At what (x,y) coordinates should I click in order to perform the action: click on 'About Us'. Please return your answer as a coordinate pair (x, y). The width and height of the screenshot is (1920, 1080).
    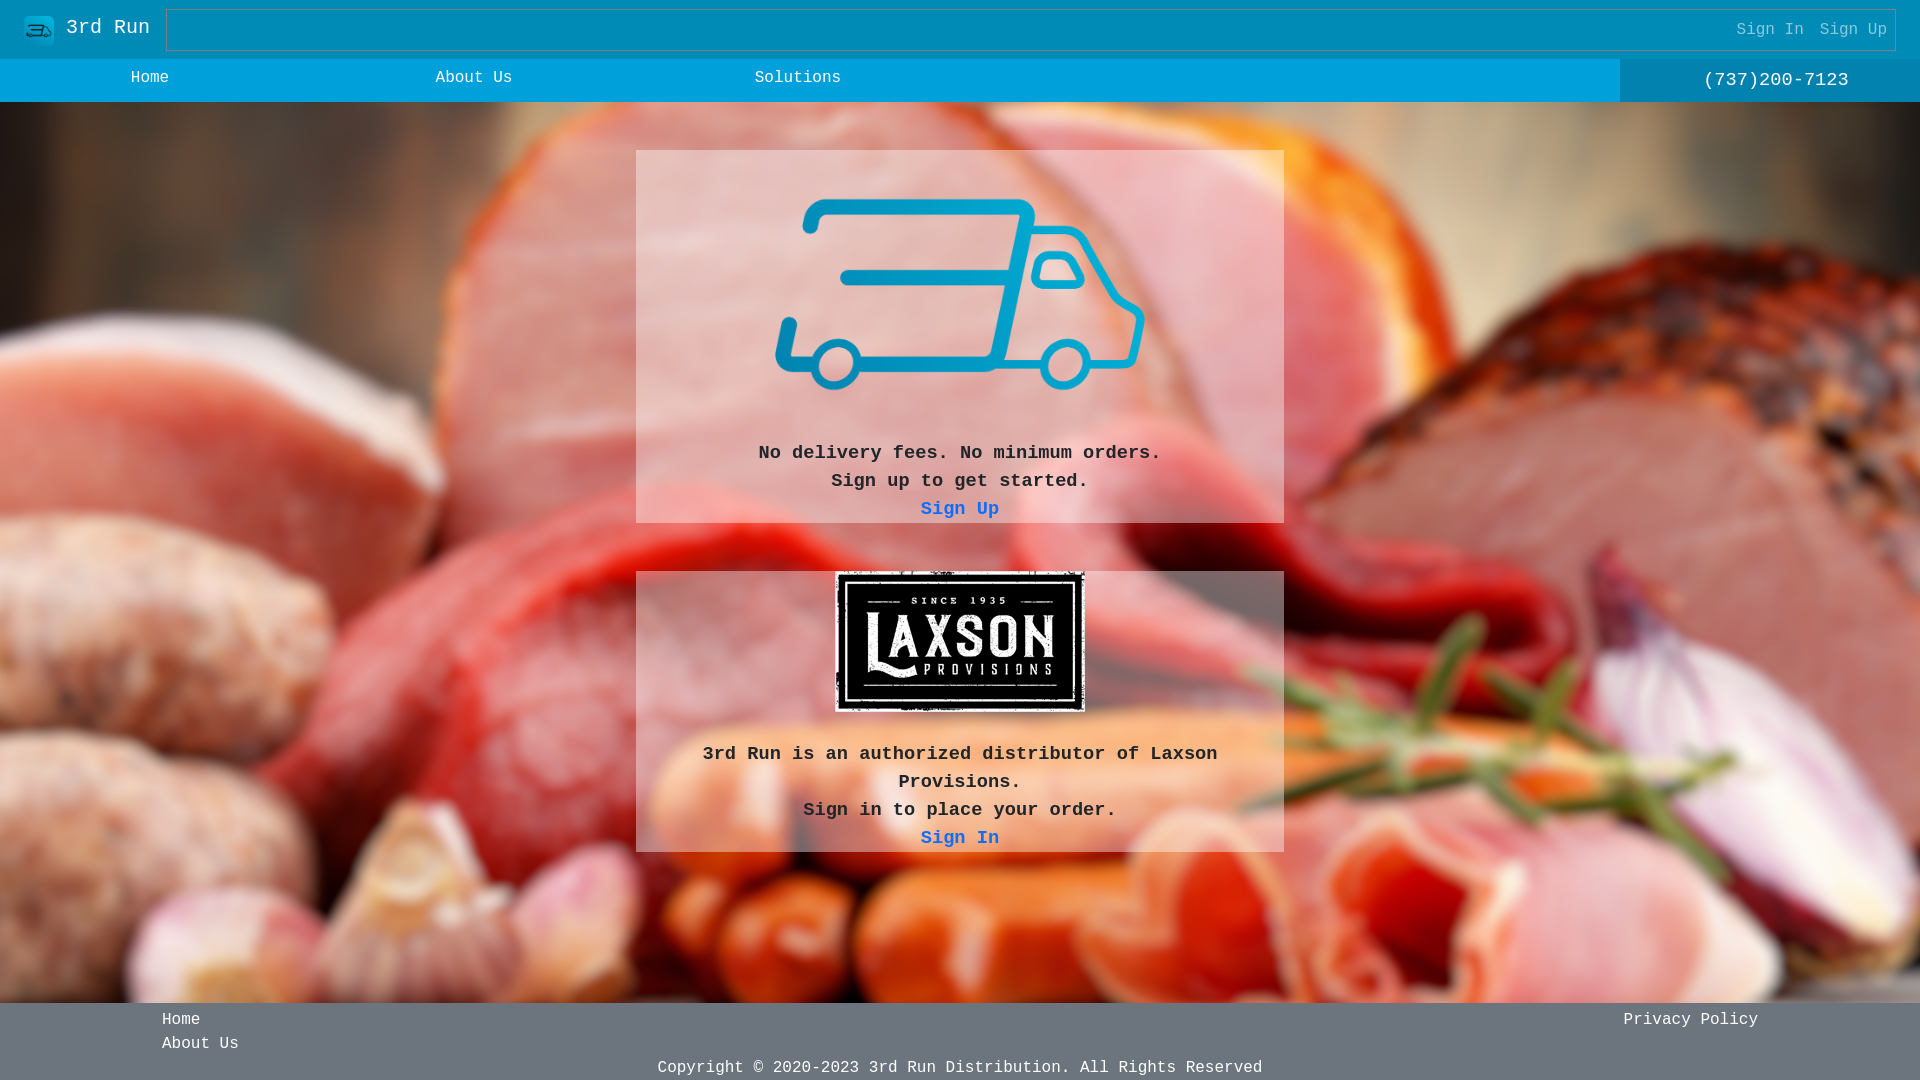
    Looking at the image, I should click on (200, 1043).